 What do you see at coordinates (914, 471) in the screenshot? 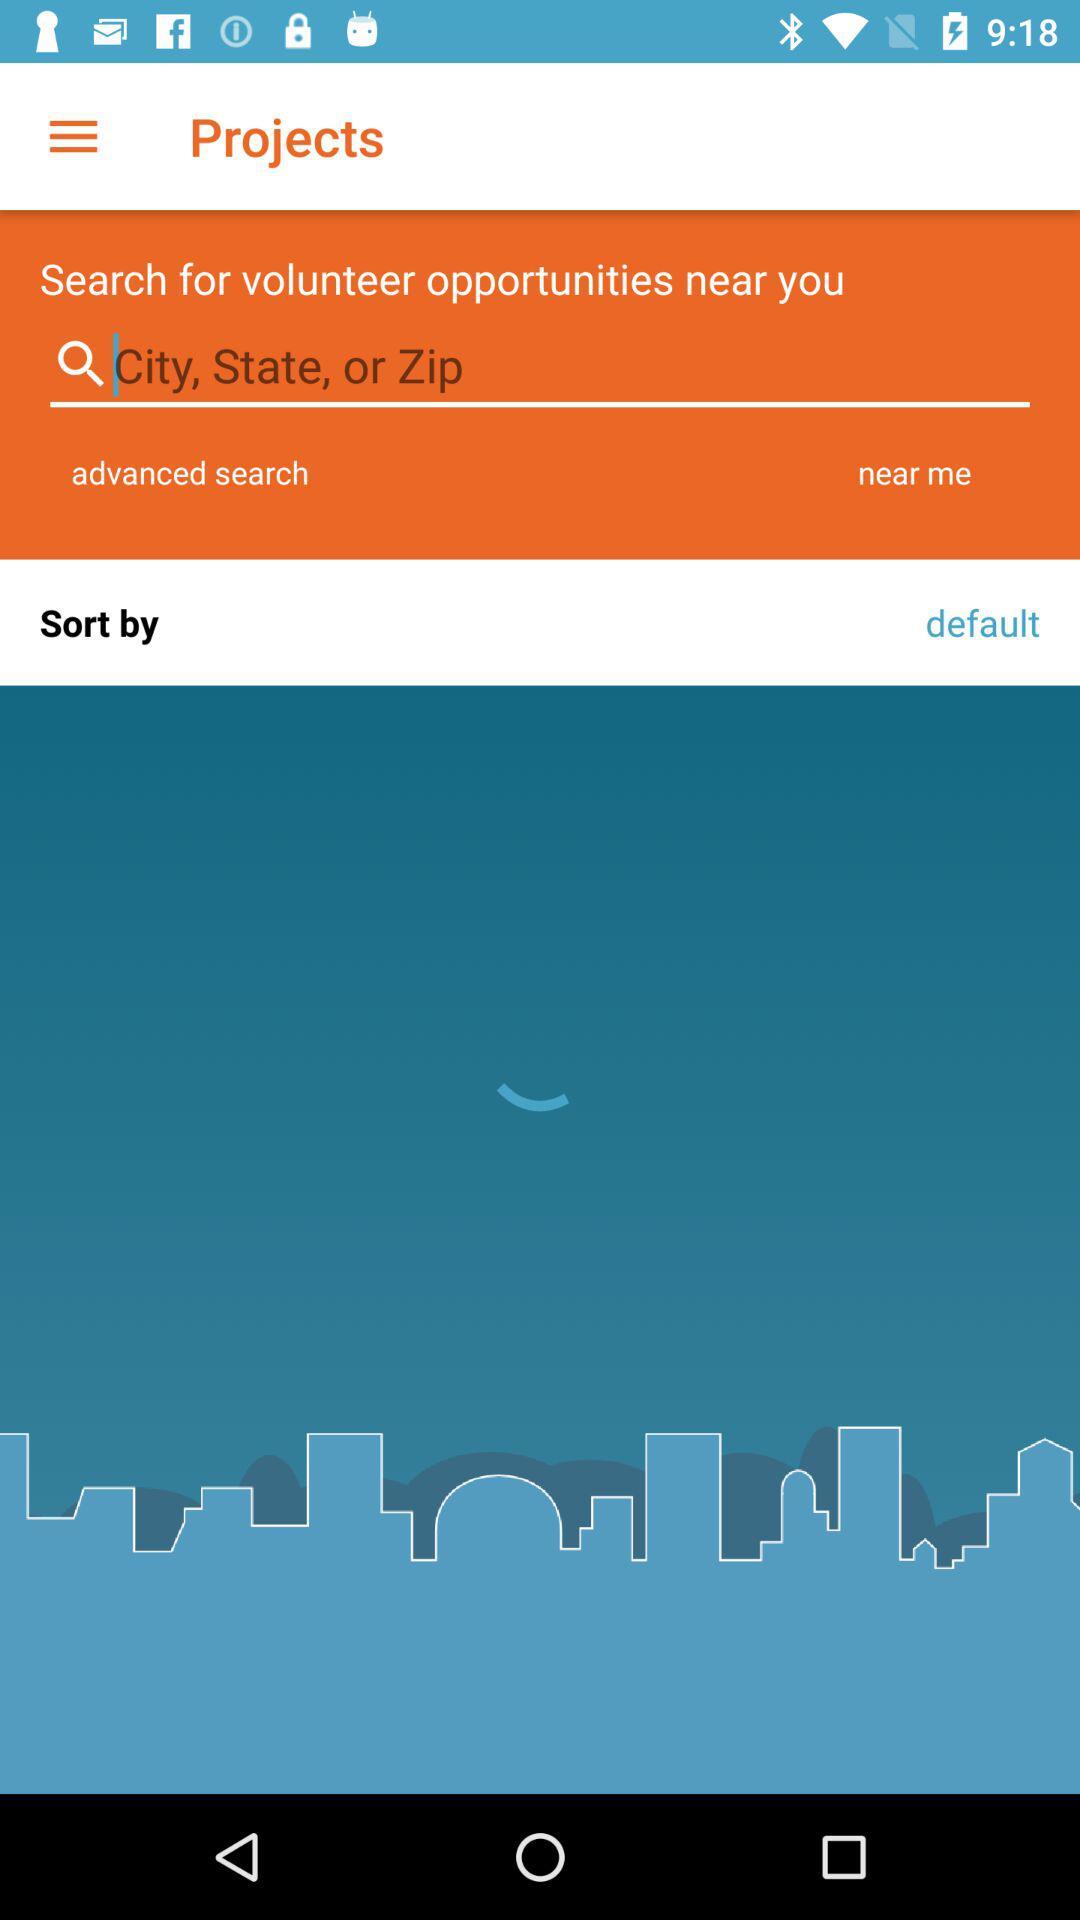
I see `icon next to advanced search` at bounding box center [914, 471].